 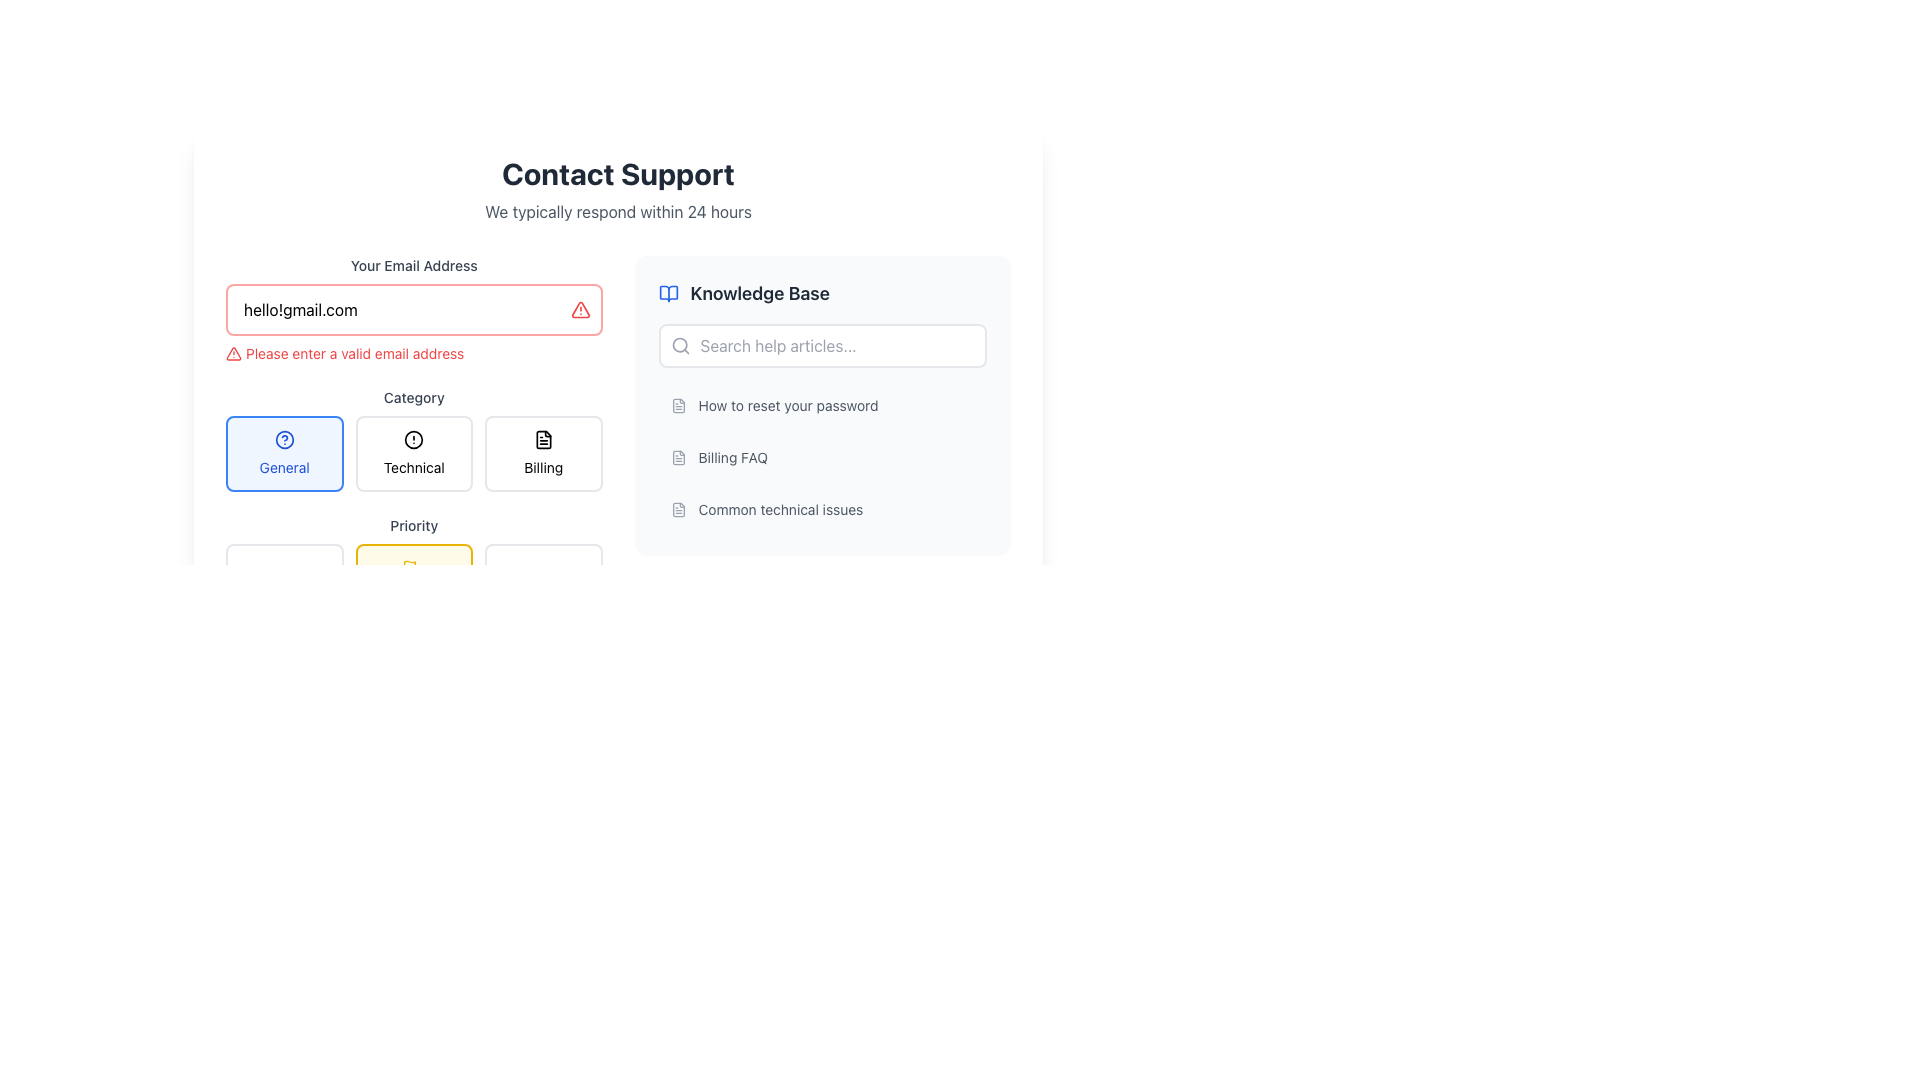 What do you see at coordinates (732, 458) in the screenshot?
I see `the text label that provides information about FAQs related to billing, located under the 'Knowledge Base' category, which is the second item in the list of texts and icons` at bounding box center [732, 458].